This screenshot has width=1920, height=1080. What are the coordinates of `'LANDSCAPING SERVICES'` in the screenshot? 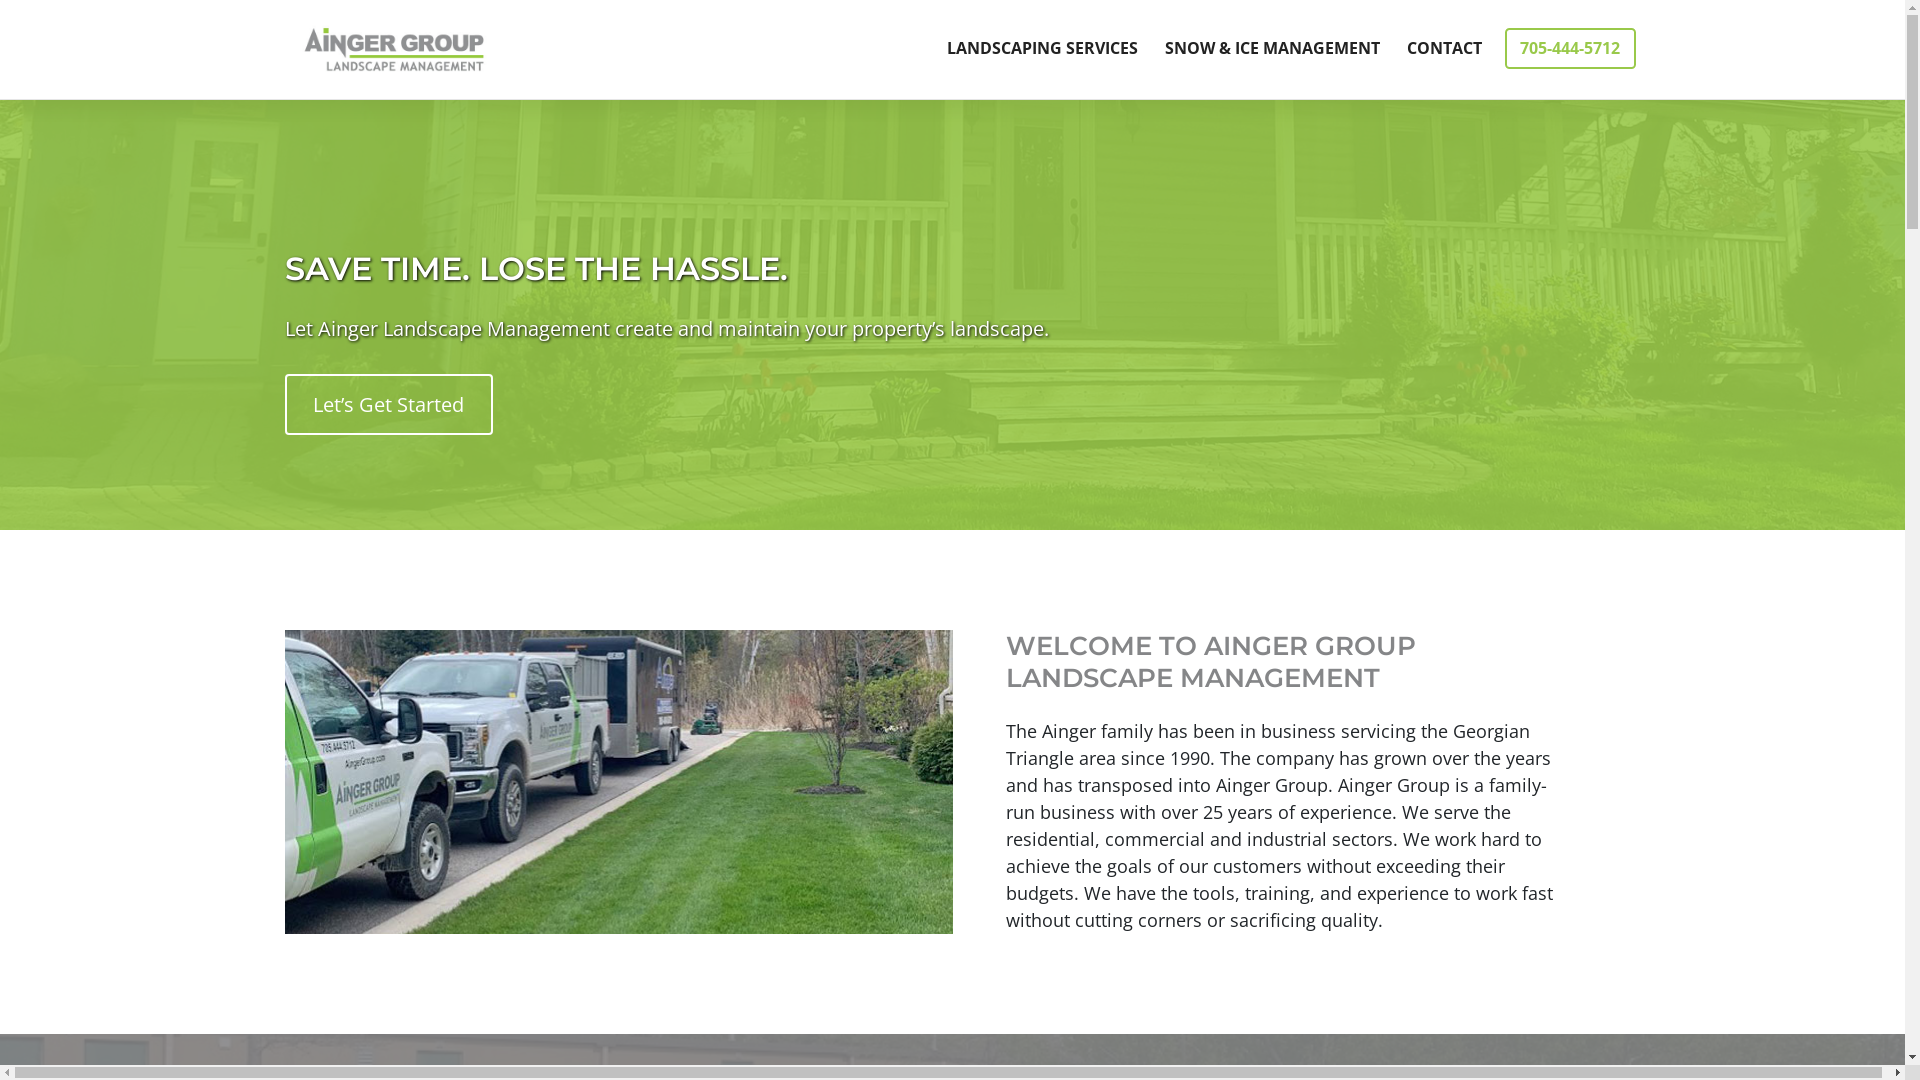 It's located at (1037, 32).